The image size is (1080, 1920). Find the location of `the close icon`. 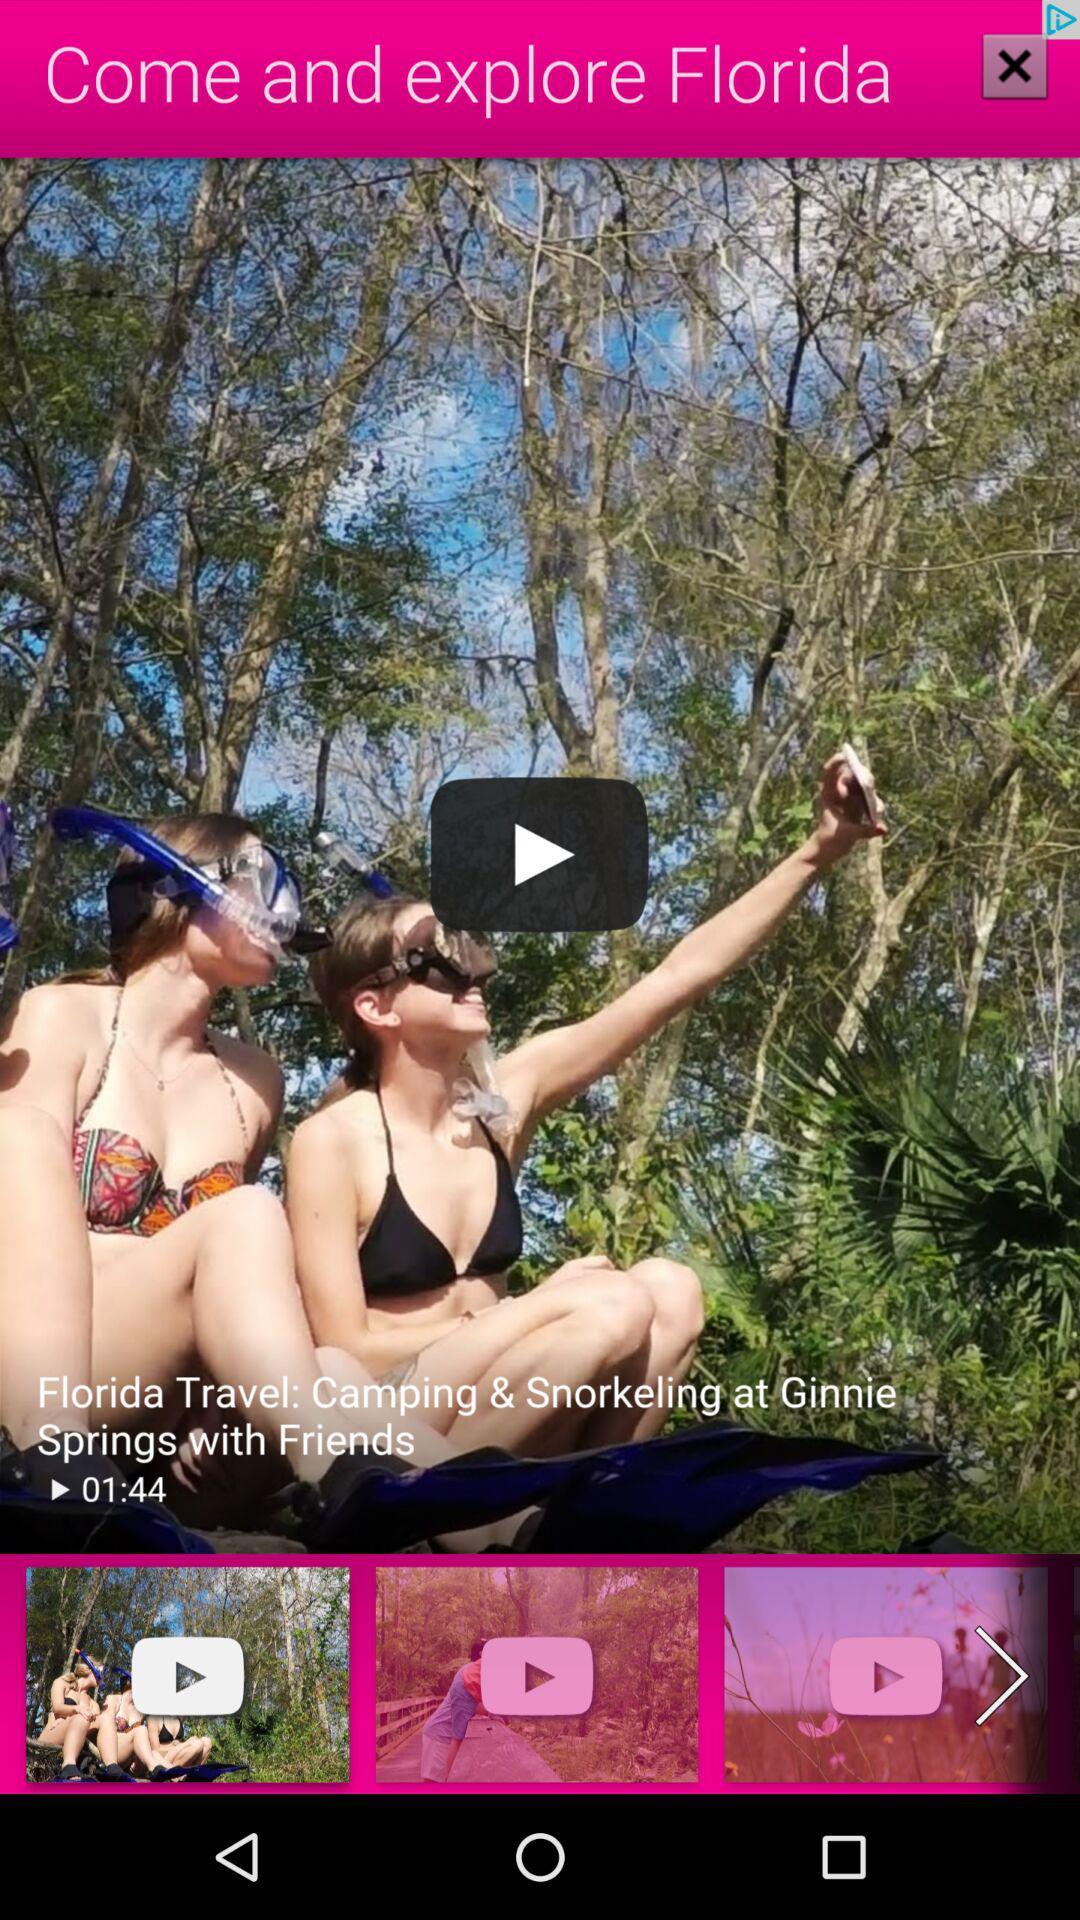

the close icon is located at coordinates (1014, 65).